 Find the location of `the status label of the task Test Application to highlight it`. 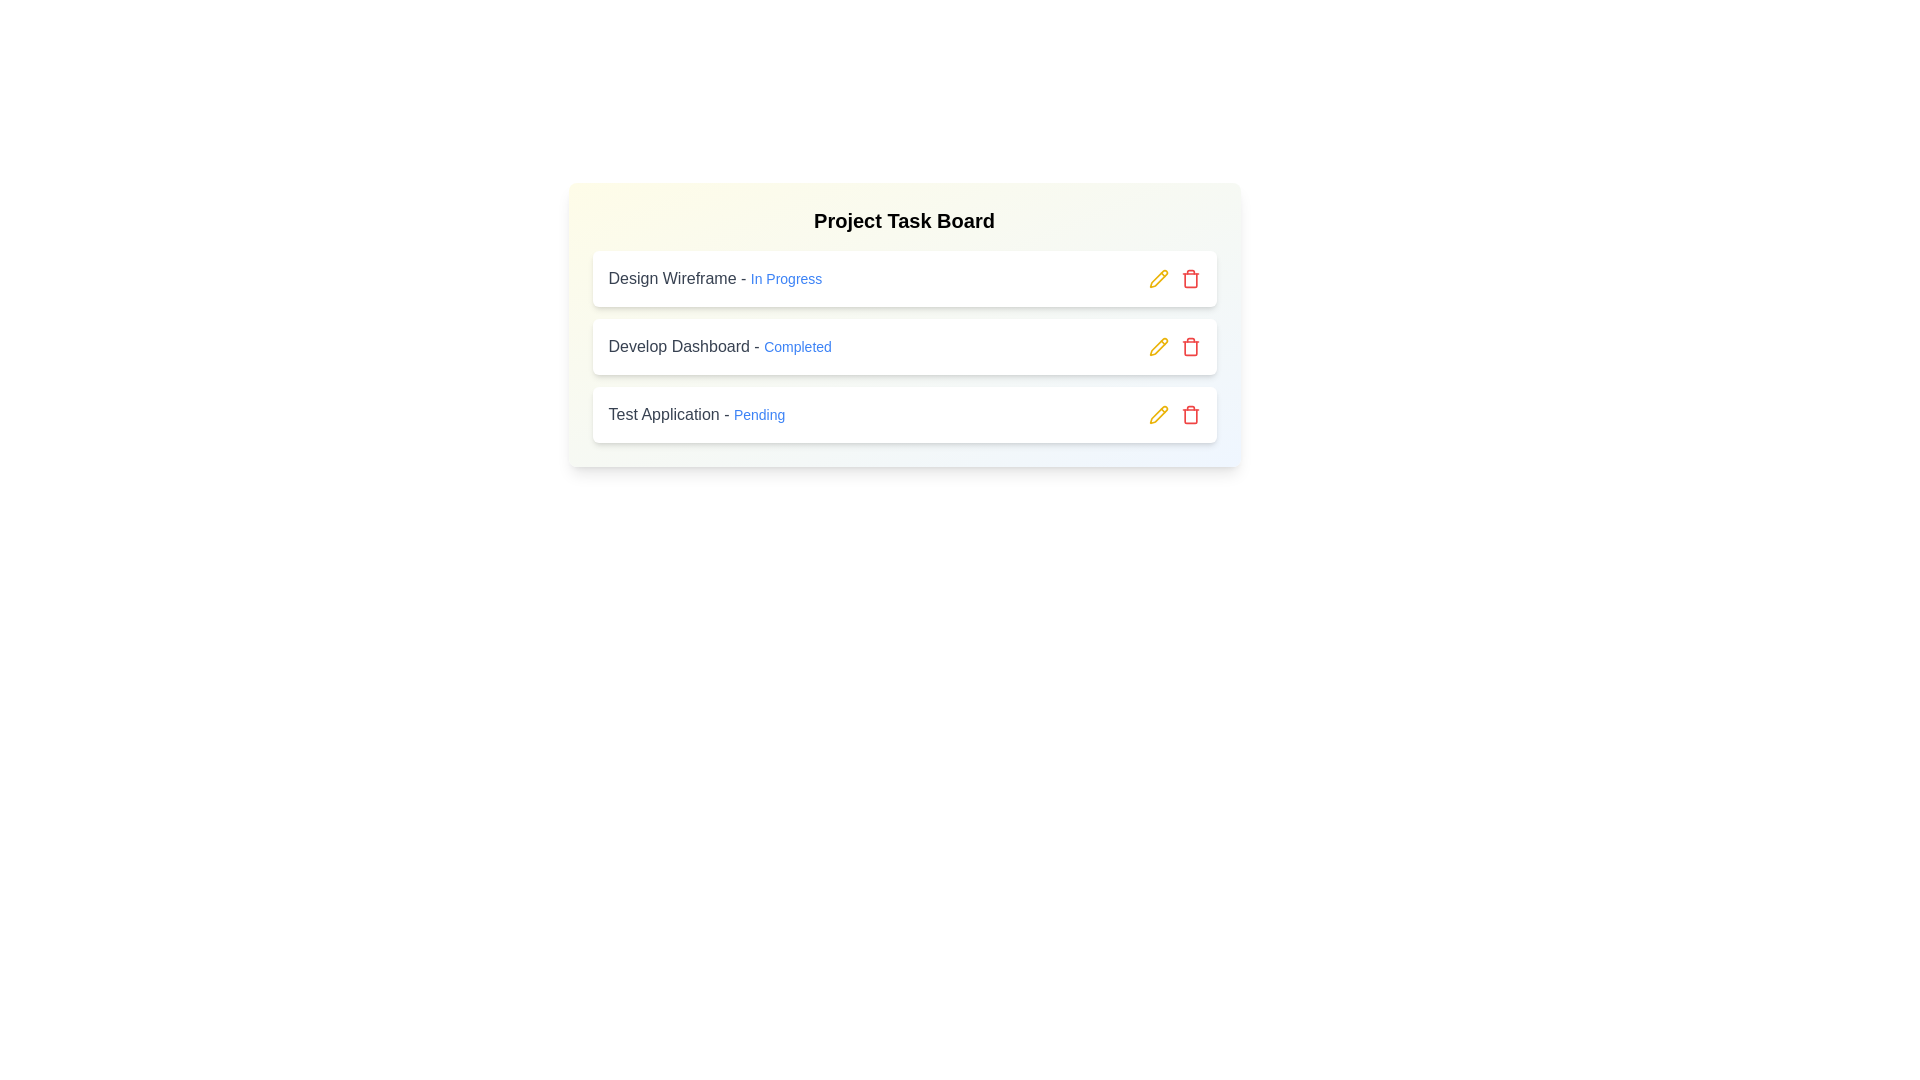

the status label of the task Test Application to highlight it is located at coordinates (758, 414).